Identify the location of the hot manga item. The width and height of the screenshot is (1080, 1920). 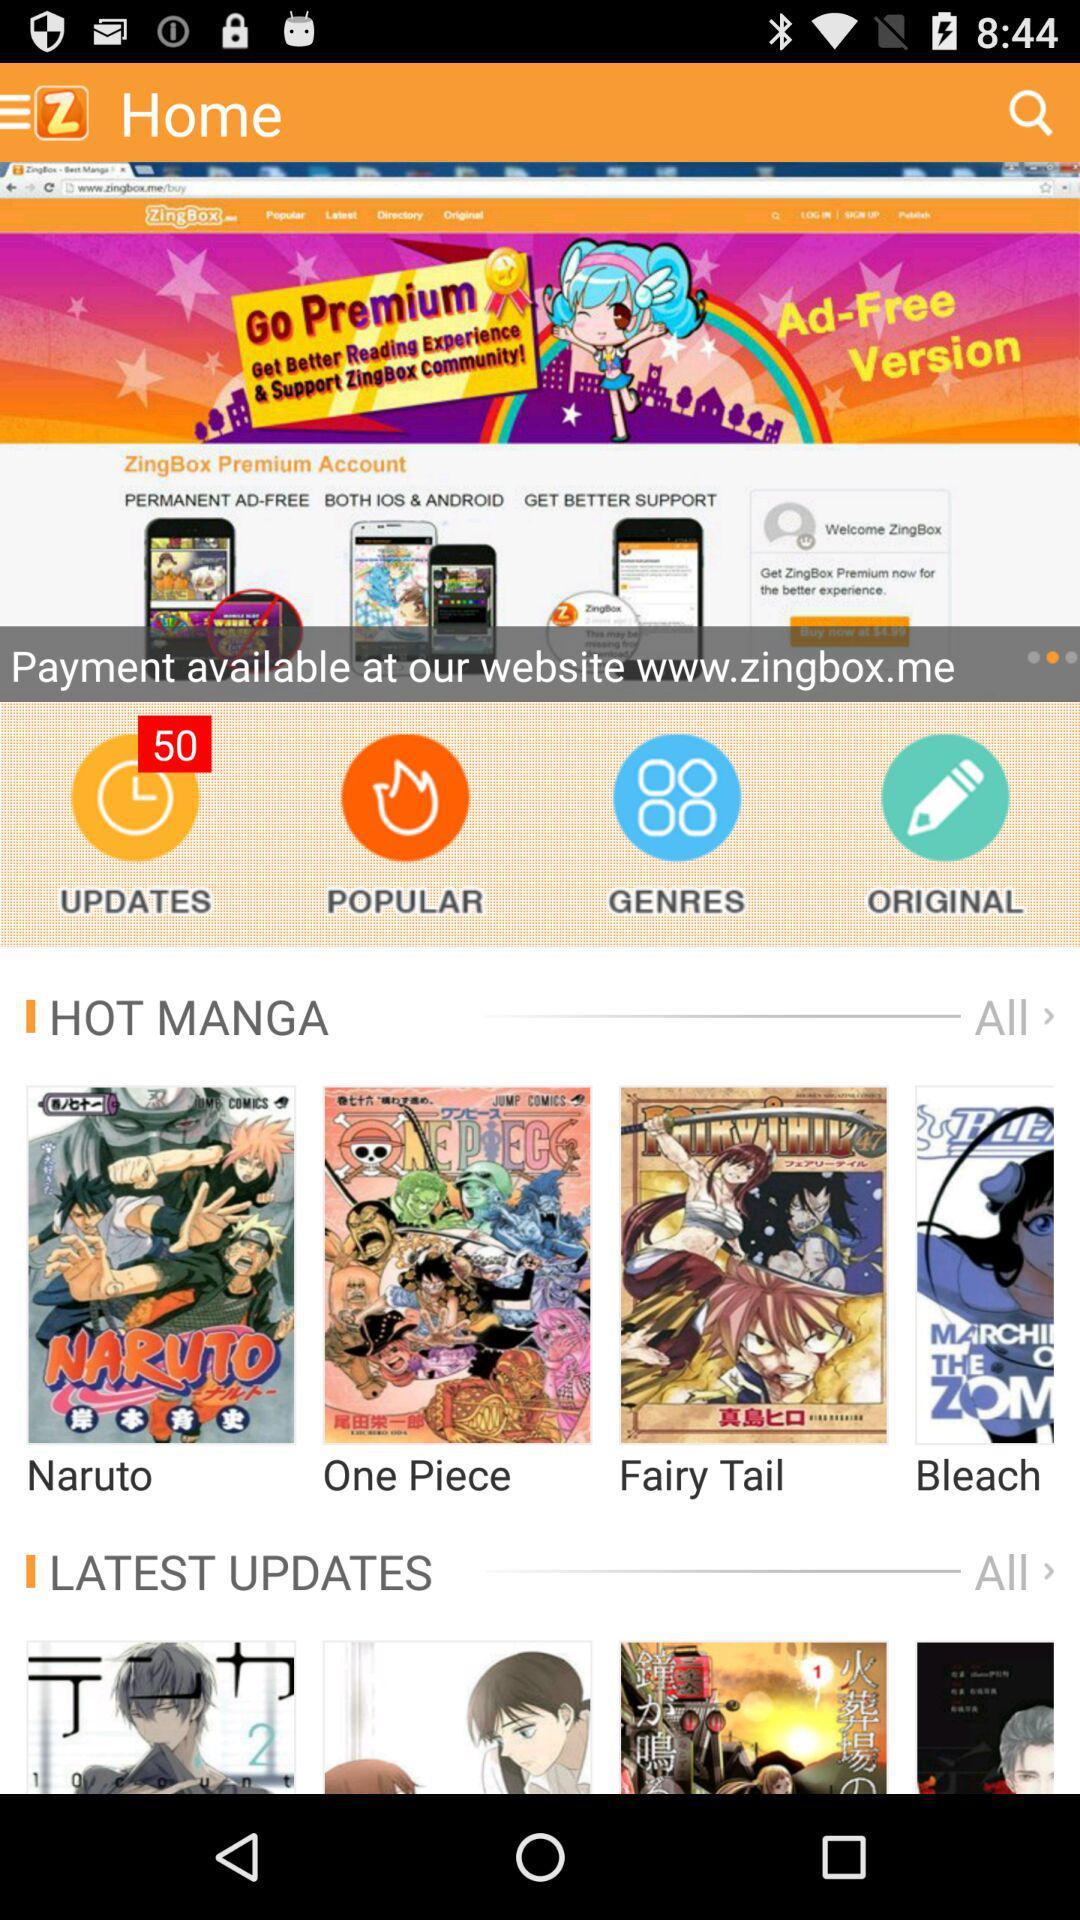
(176, 1016).